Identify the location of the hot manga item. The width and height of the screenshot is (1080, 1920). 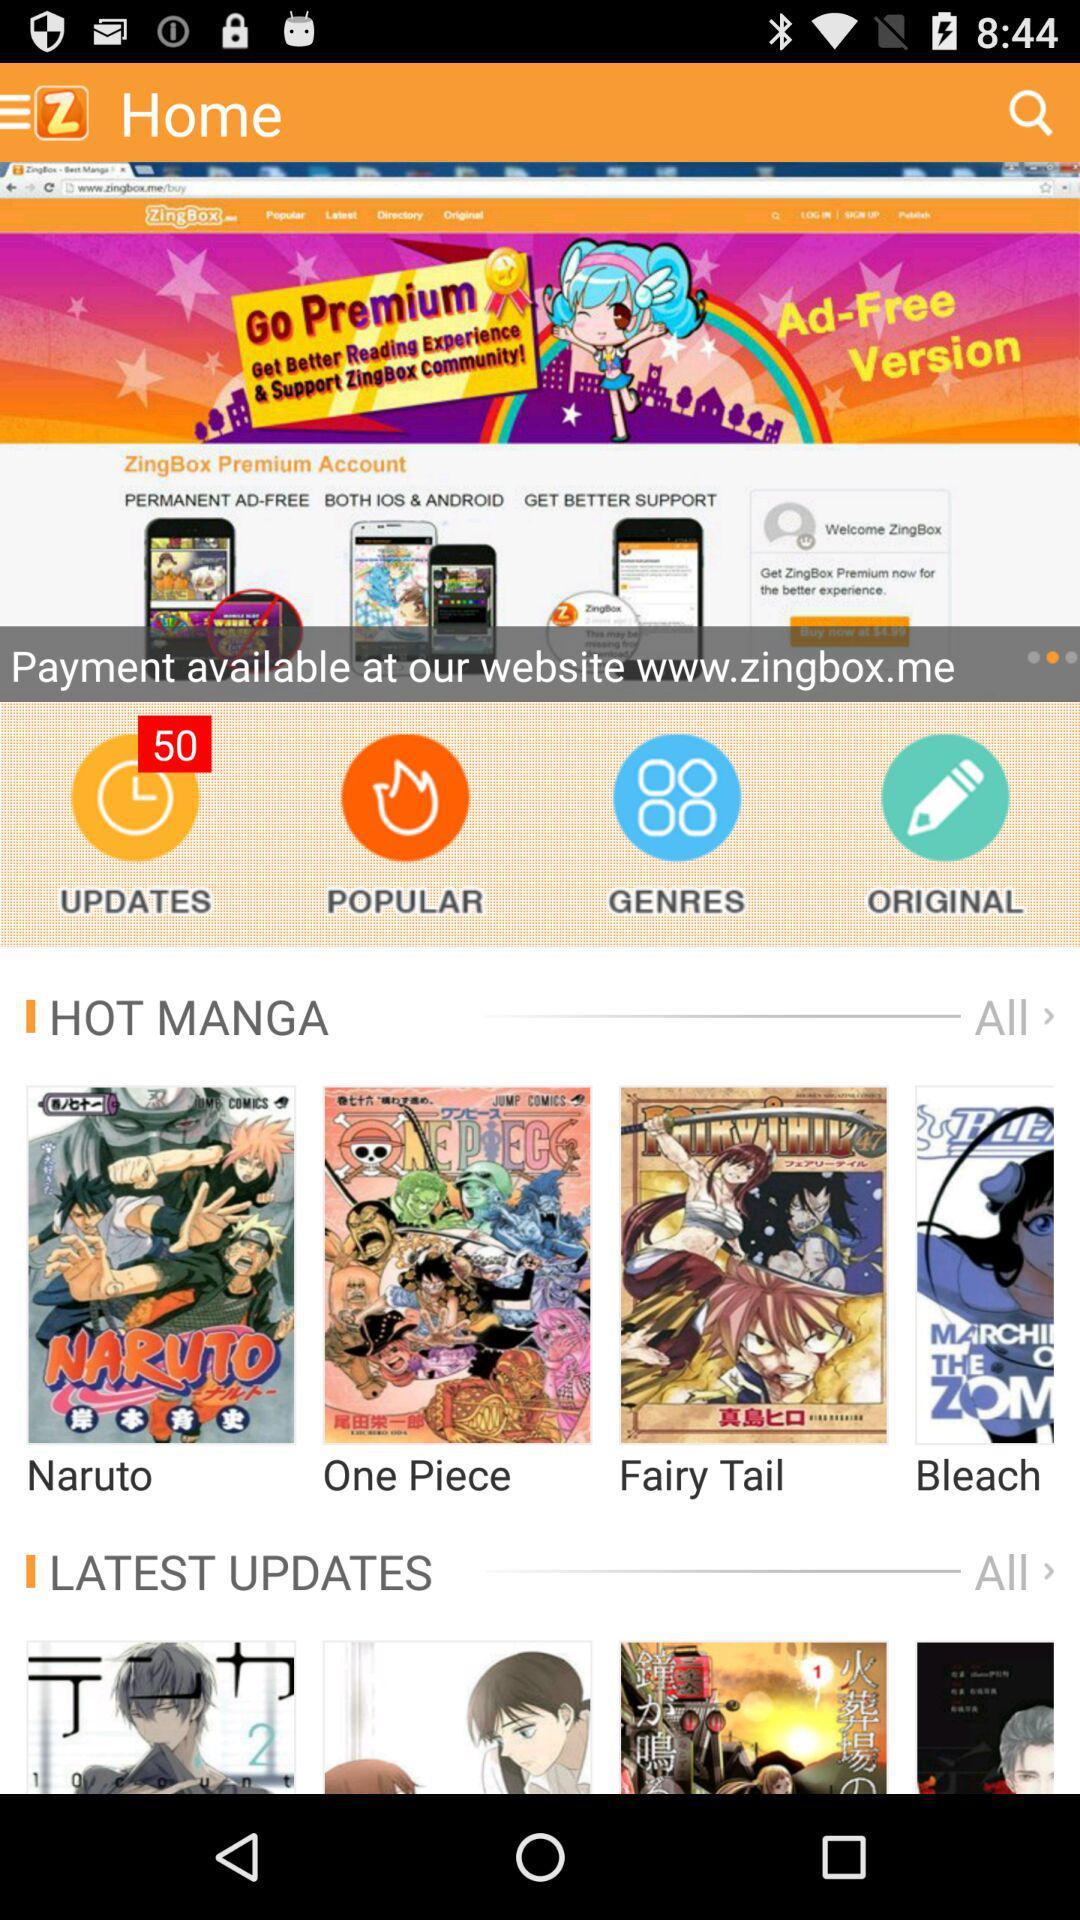
(176, 1016).